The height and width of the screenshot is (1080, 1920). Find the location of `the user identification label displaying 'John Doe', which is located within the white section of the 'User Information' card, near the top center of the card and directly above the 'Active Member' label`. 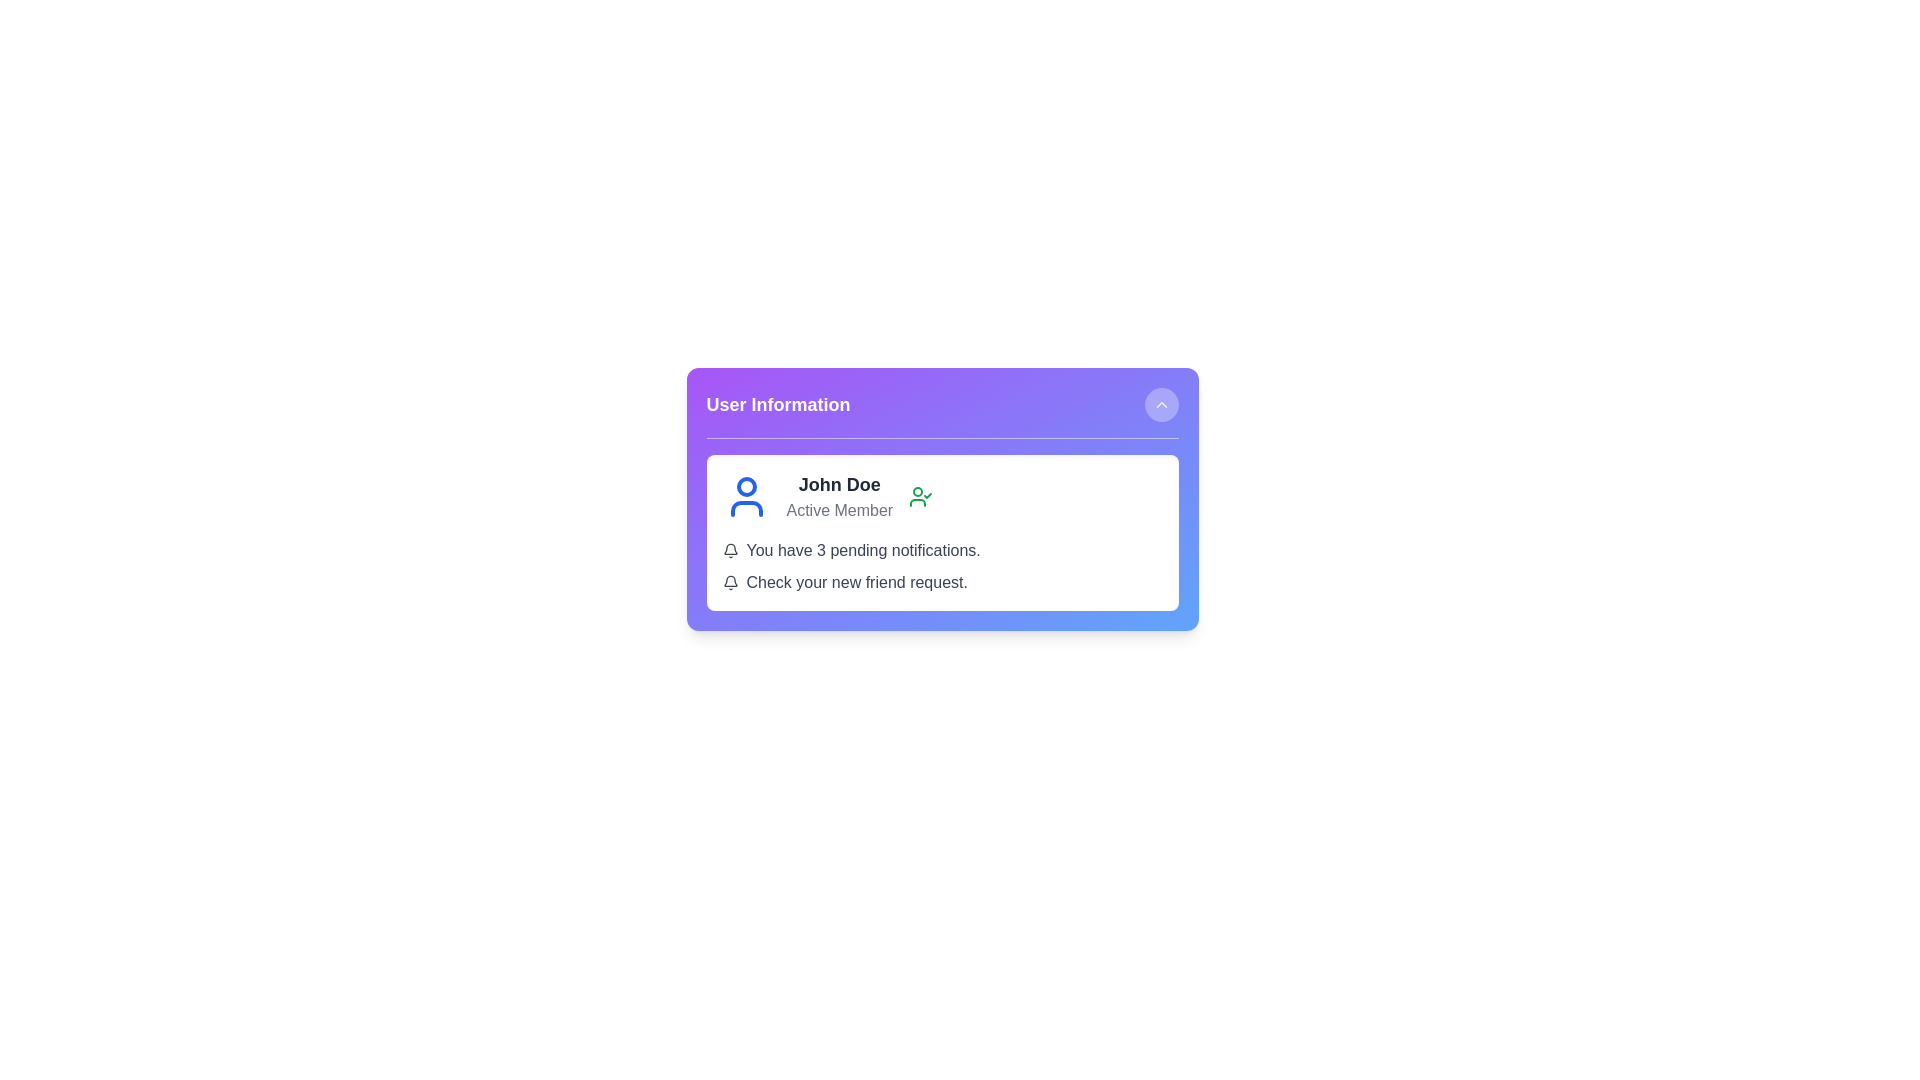

the user identification label displaying 'John Doe', which is located within the white section of the 'User Information' card, near the top center of the card and directly above the 'Active Member' label is located at coordinates (839, 485).